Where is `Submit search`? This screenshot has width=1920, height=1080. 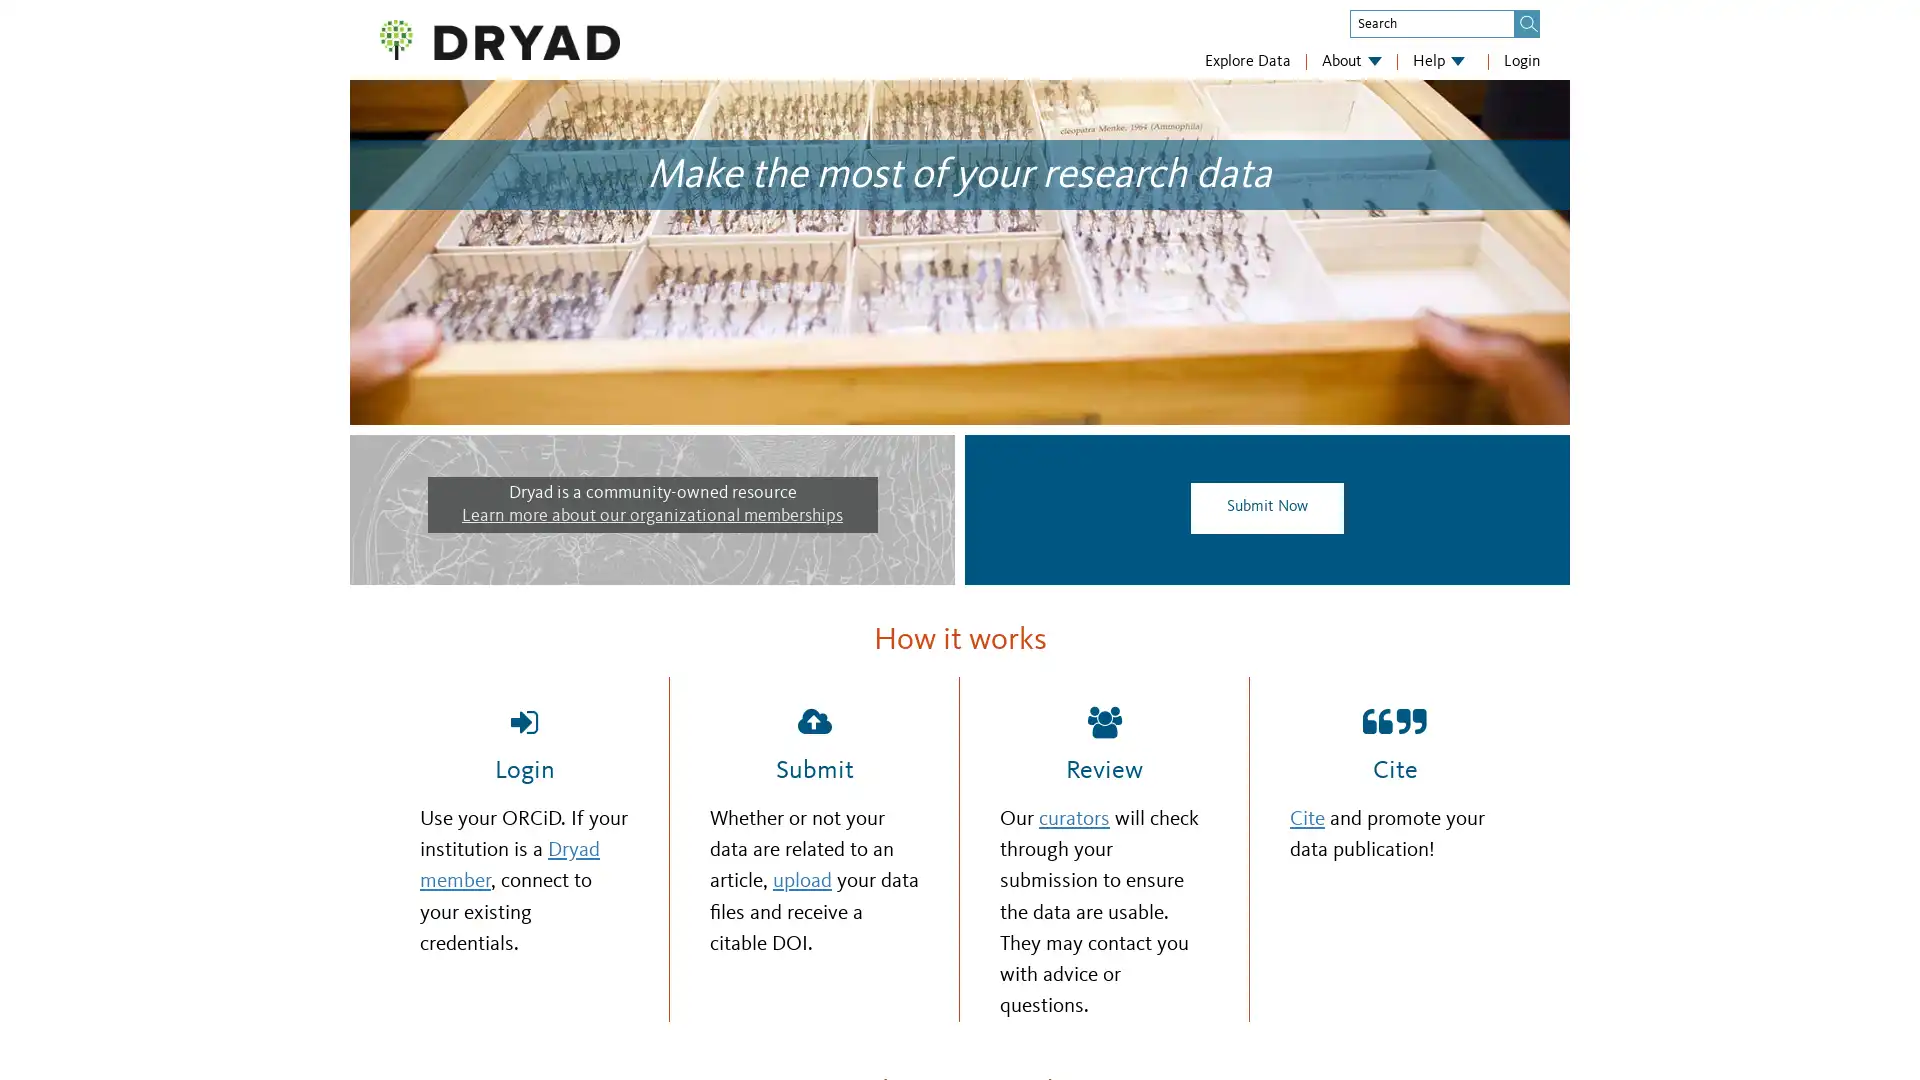
Submit search is located at coordinates (1527, 23).